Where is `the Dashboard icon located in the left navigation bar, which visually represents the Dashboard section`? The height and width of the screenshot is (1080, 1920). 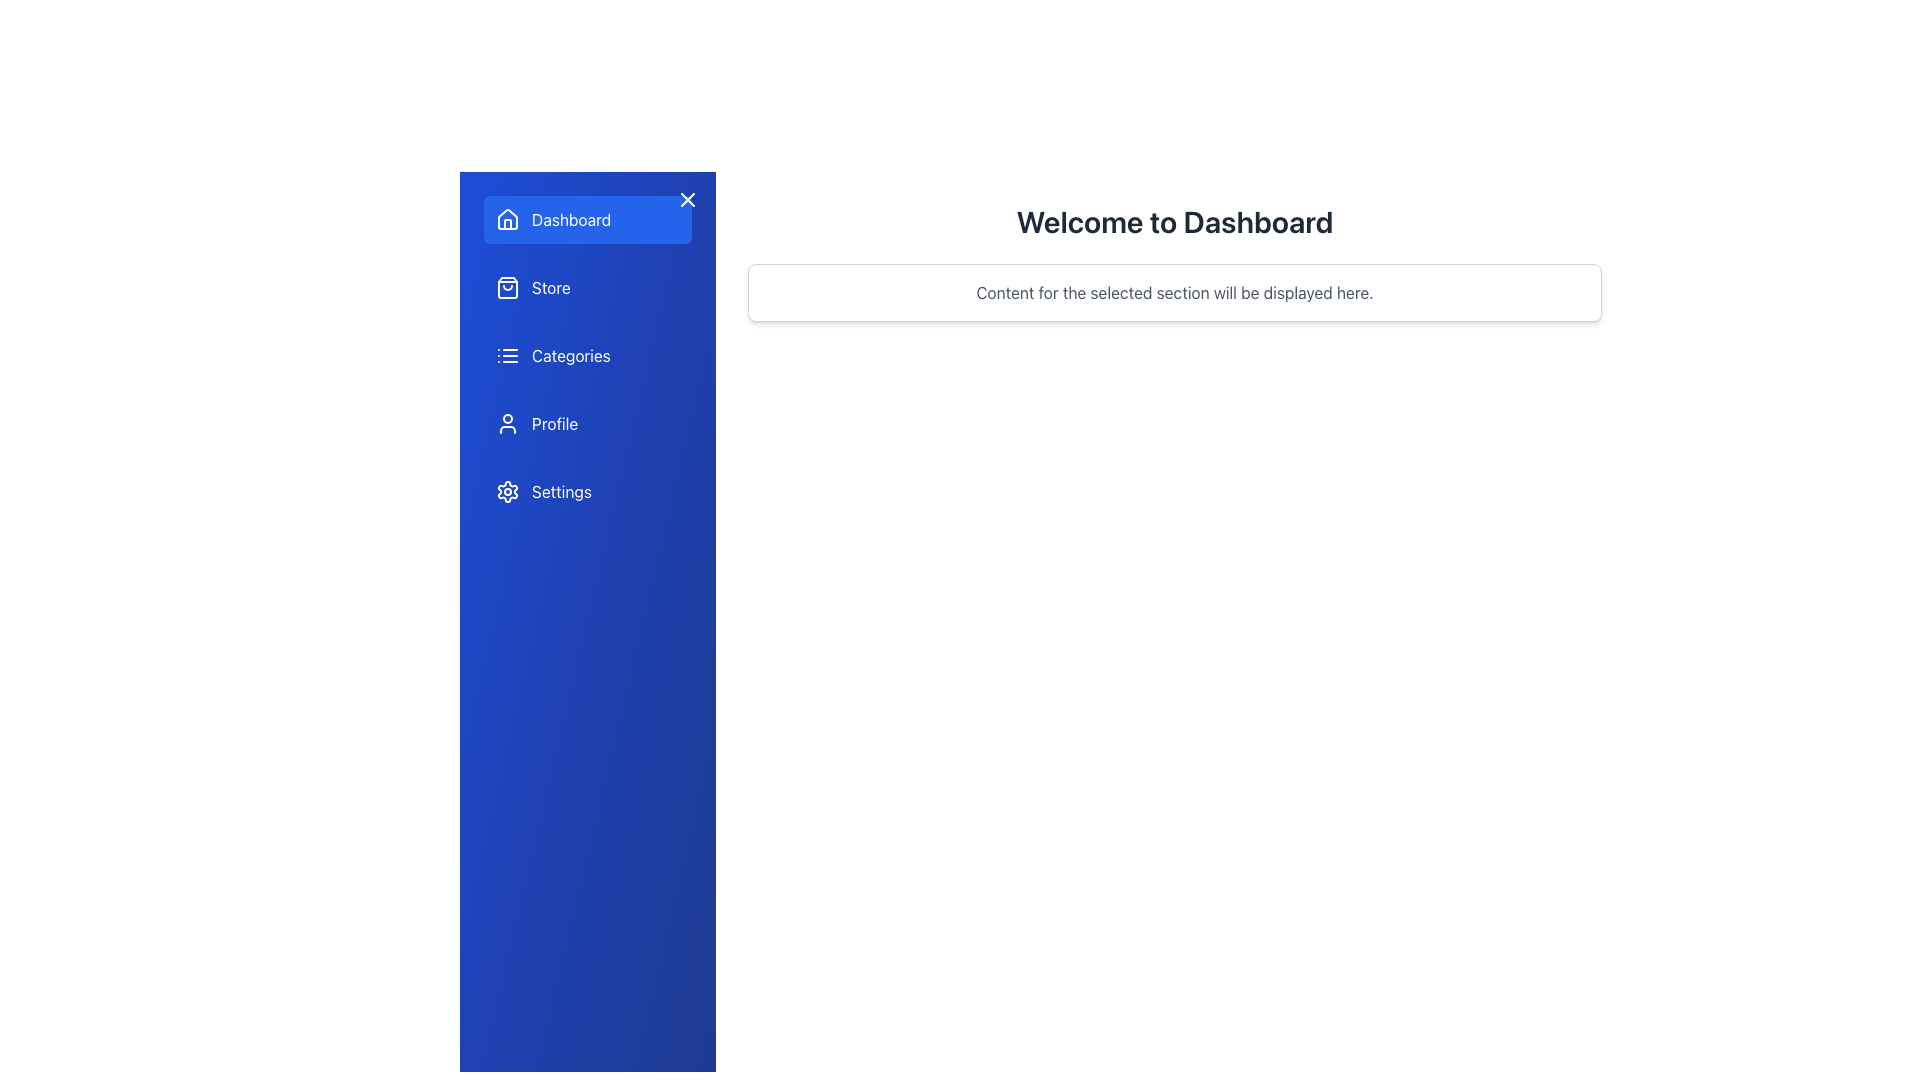 the Dashboard icon located in the left navigation bar, which visually represents the Dashboard section is located at coordinates (508, 219).